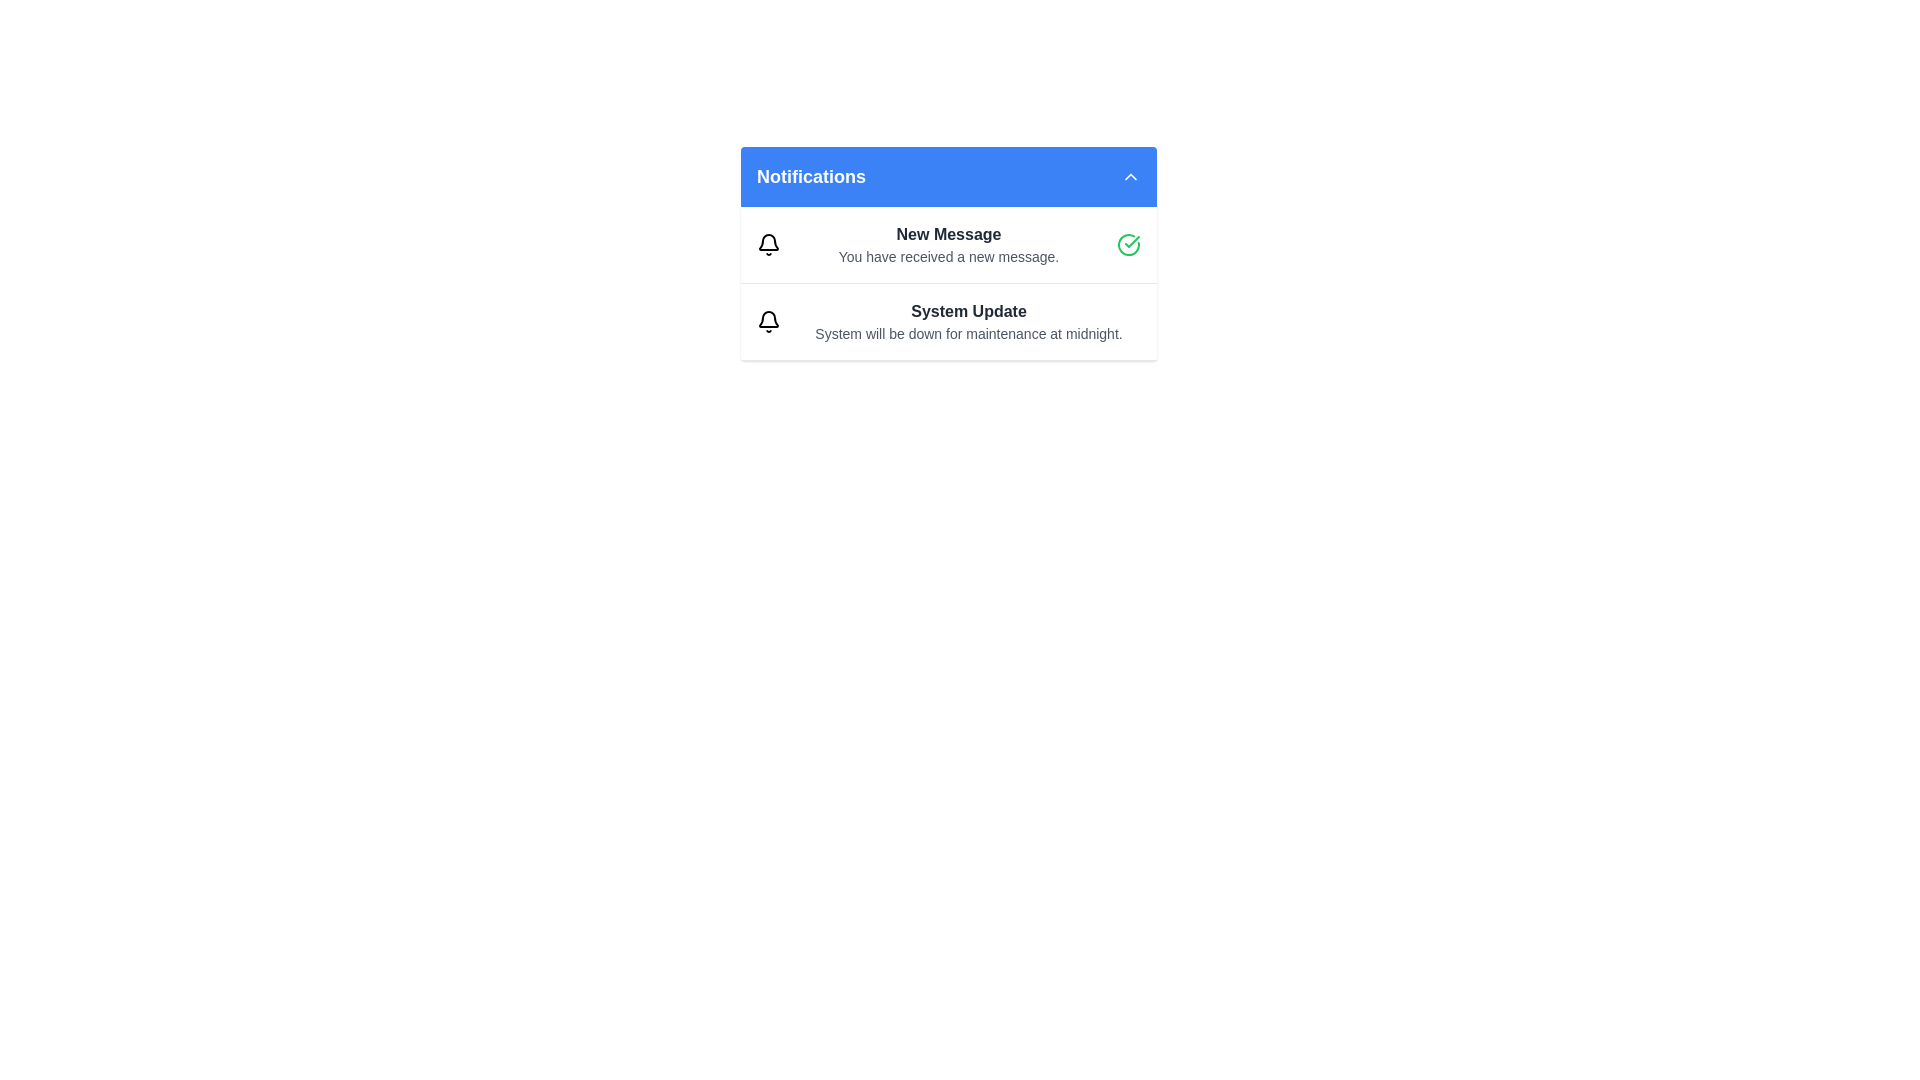  What do you see at coordinates (948, 244) in the screenshot?
I see `the notification summary text block that indicates a new message, located between the notification bell icon and the checkmark icon` at bounding box center [948, 244].